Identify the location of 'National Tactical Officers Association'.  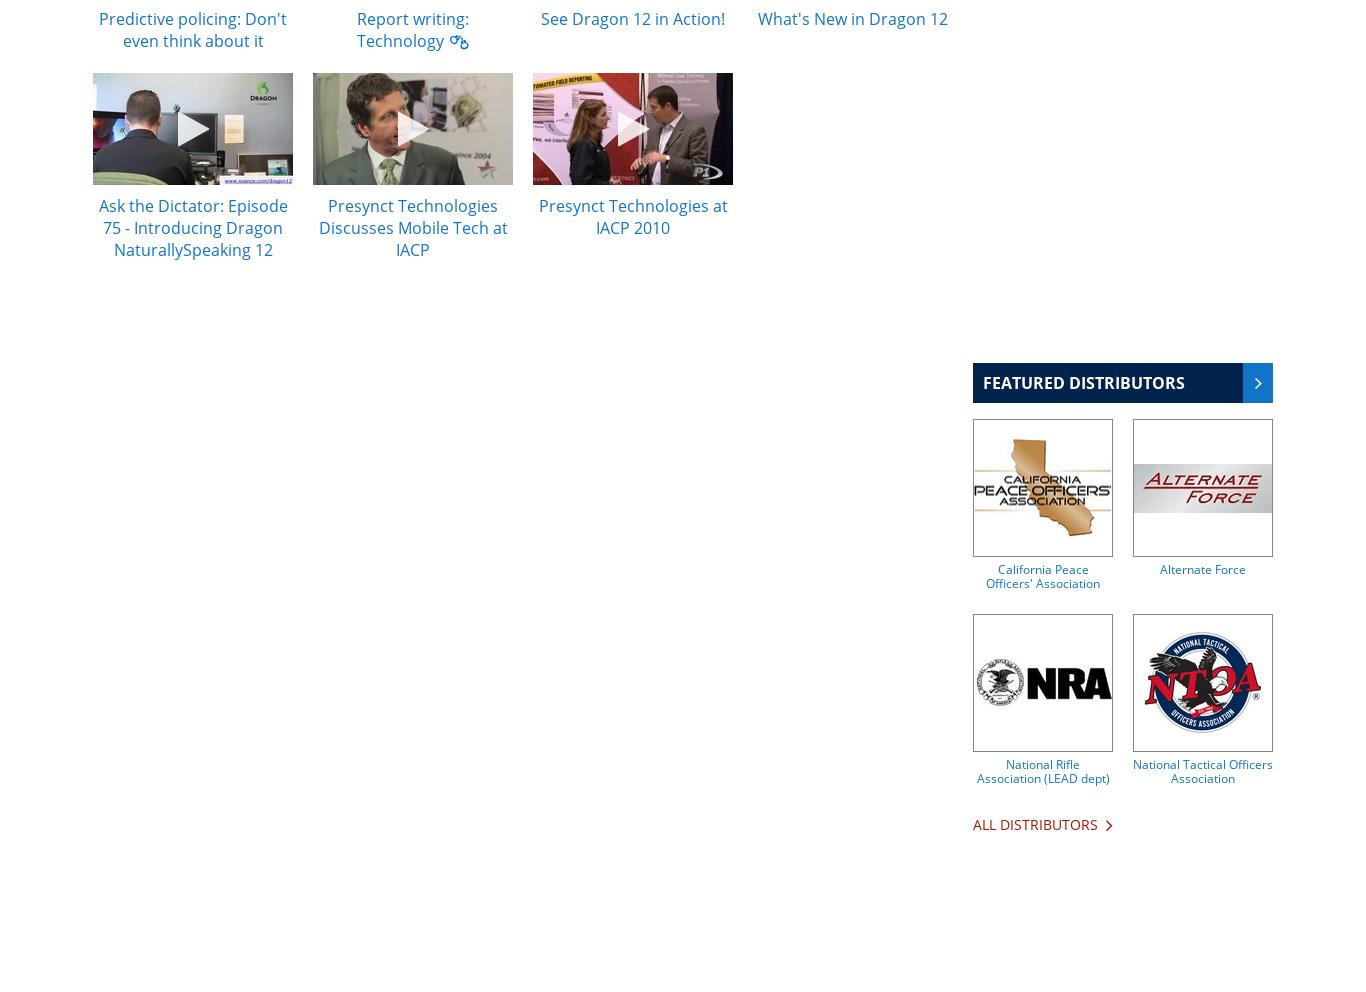
(1203, 769).